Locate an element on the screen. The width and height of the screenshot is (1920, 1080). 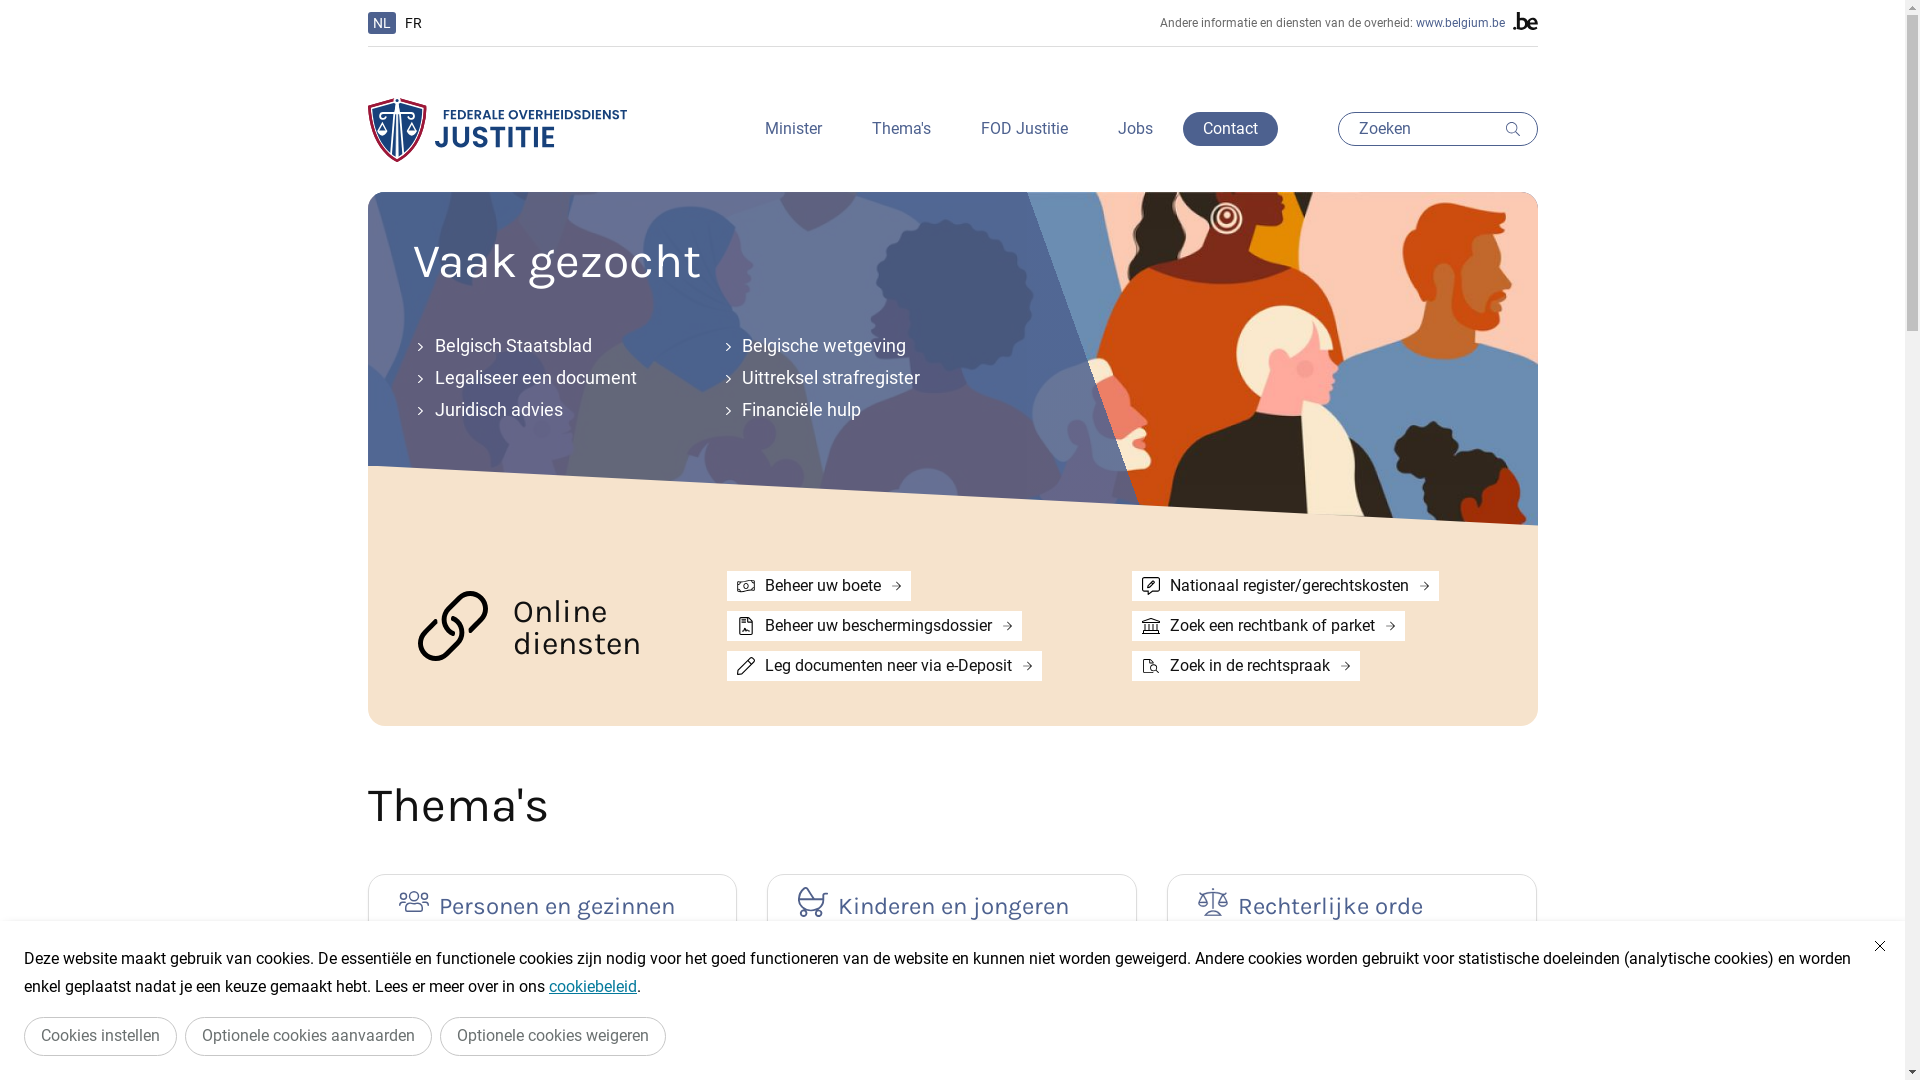
'Optionele cookies weigeren' is located at coordinates (552, 1035).